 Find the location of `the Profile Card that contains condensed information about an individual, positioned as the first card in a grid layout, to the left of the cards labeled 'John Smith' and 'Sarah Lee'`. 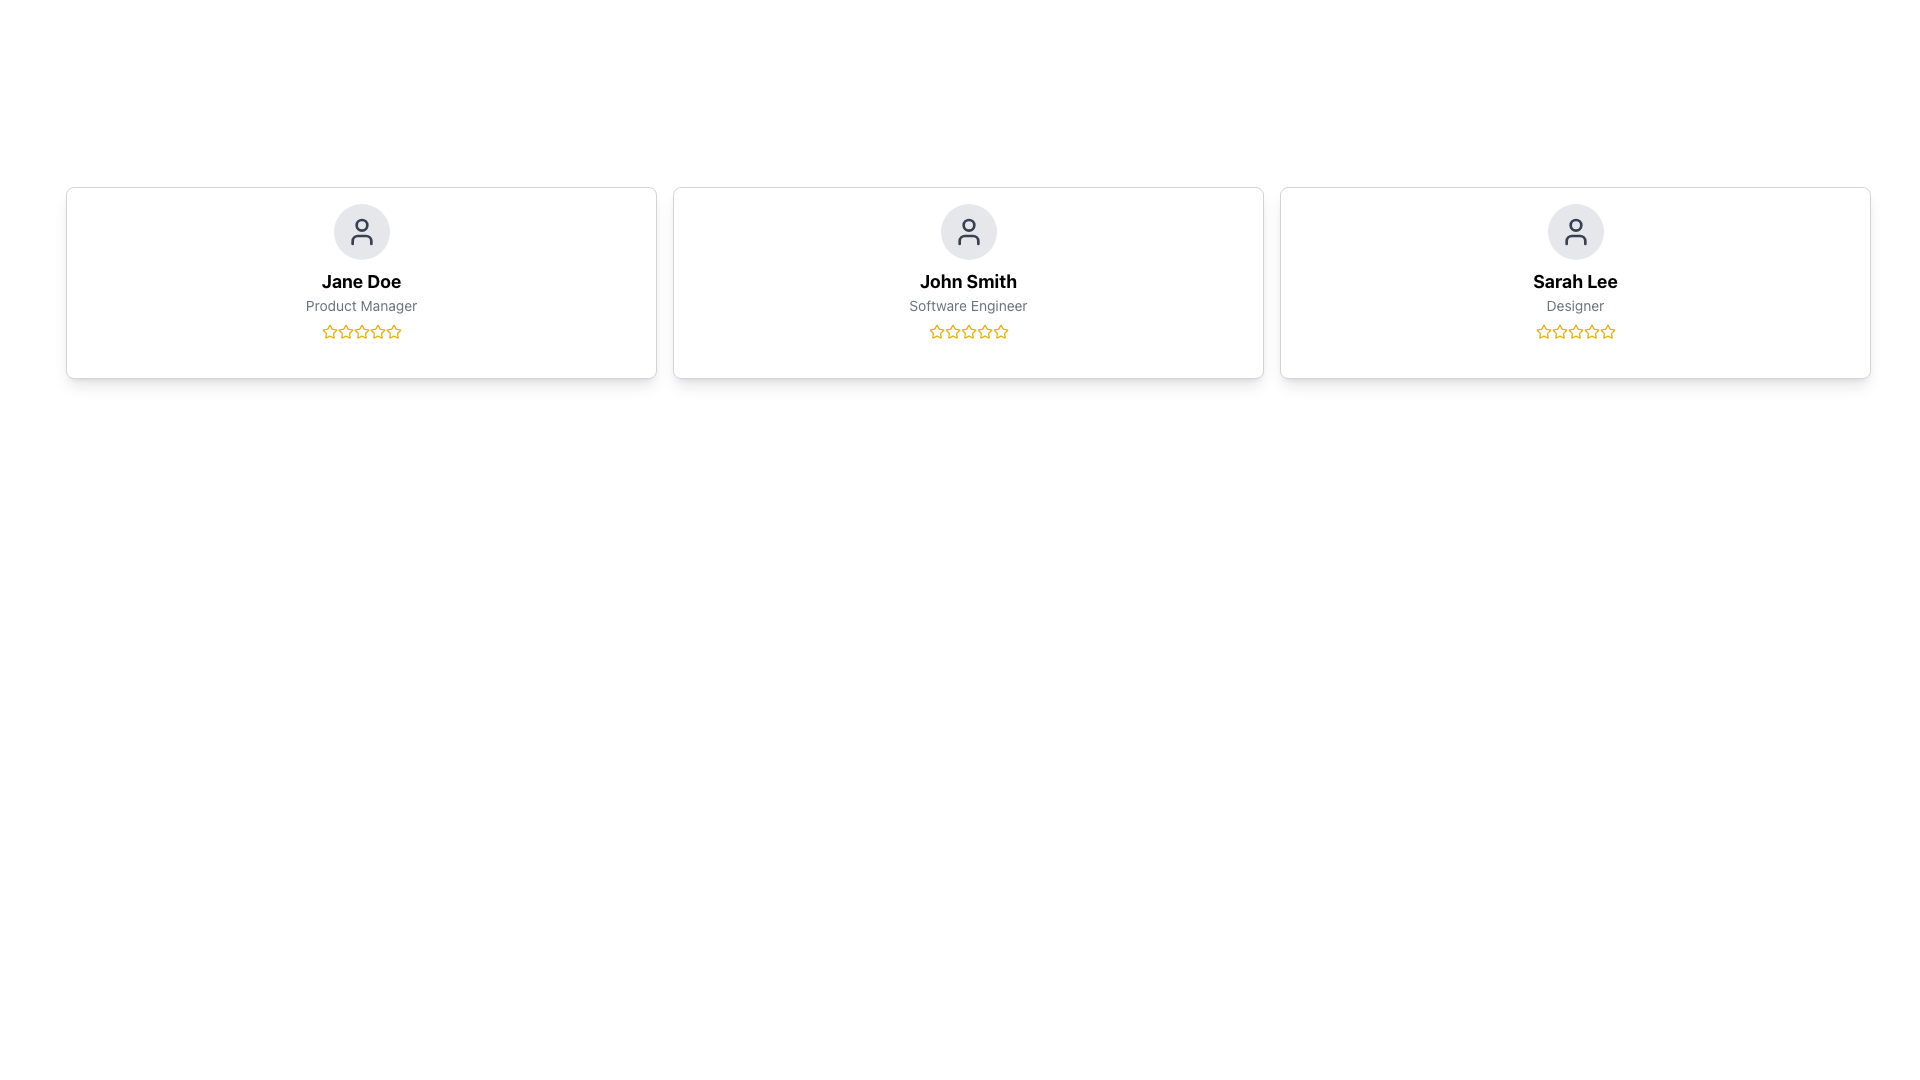

the Profile Card that contains condensed information about an individual, positioned as the first card in a grid layout, to the left of the cards labeled 'John Smith' and 'Sarah Lee' is located at coordinates (361, 282).